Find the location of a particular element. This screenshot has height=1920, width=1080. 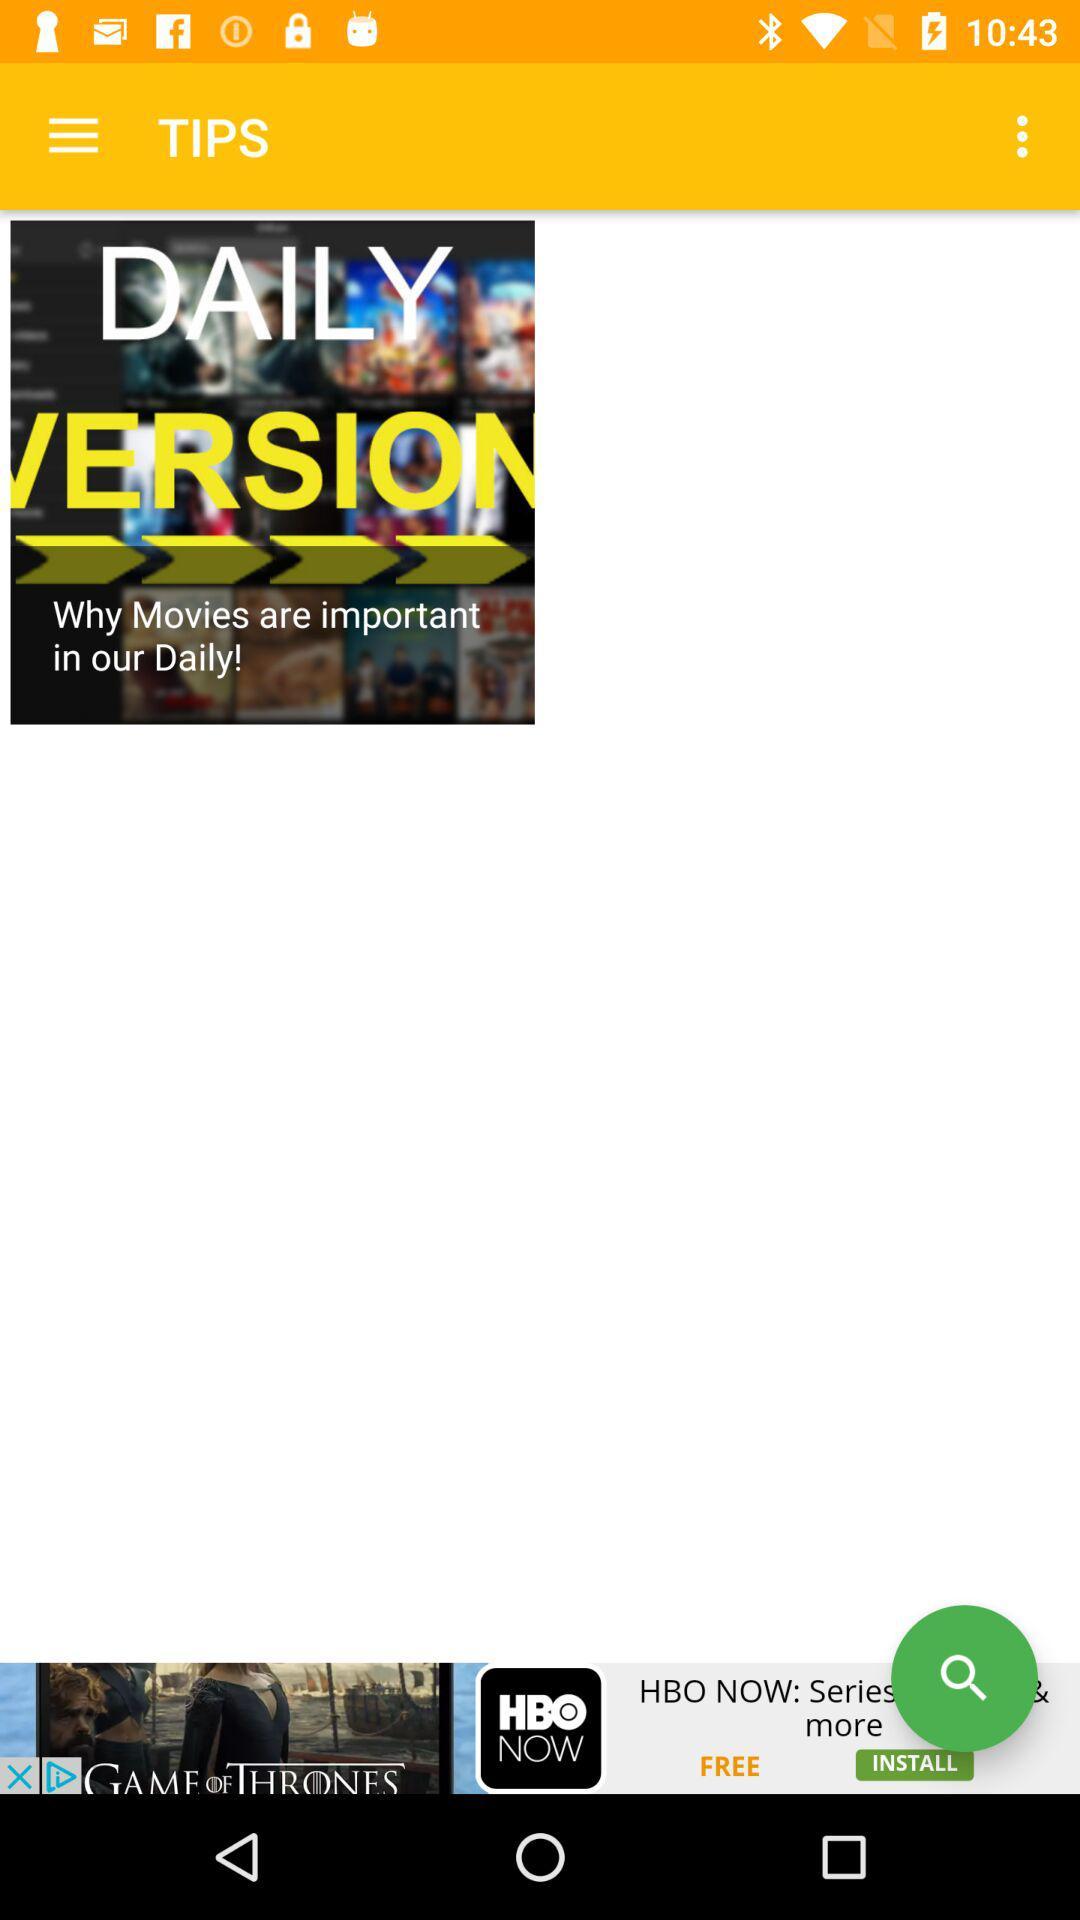

search is located at coordinates (963, 1678).